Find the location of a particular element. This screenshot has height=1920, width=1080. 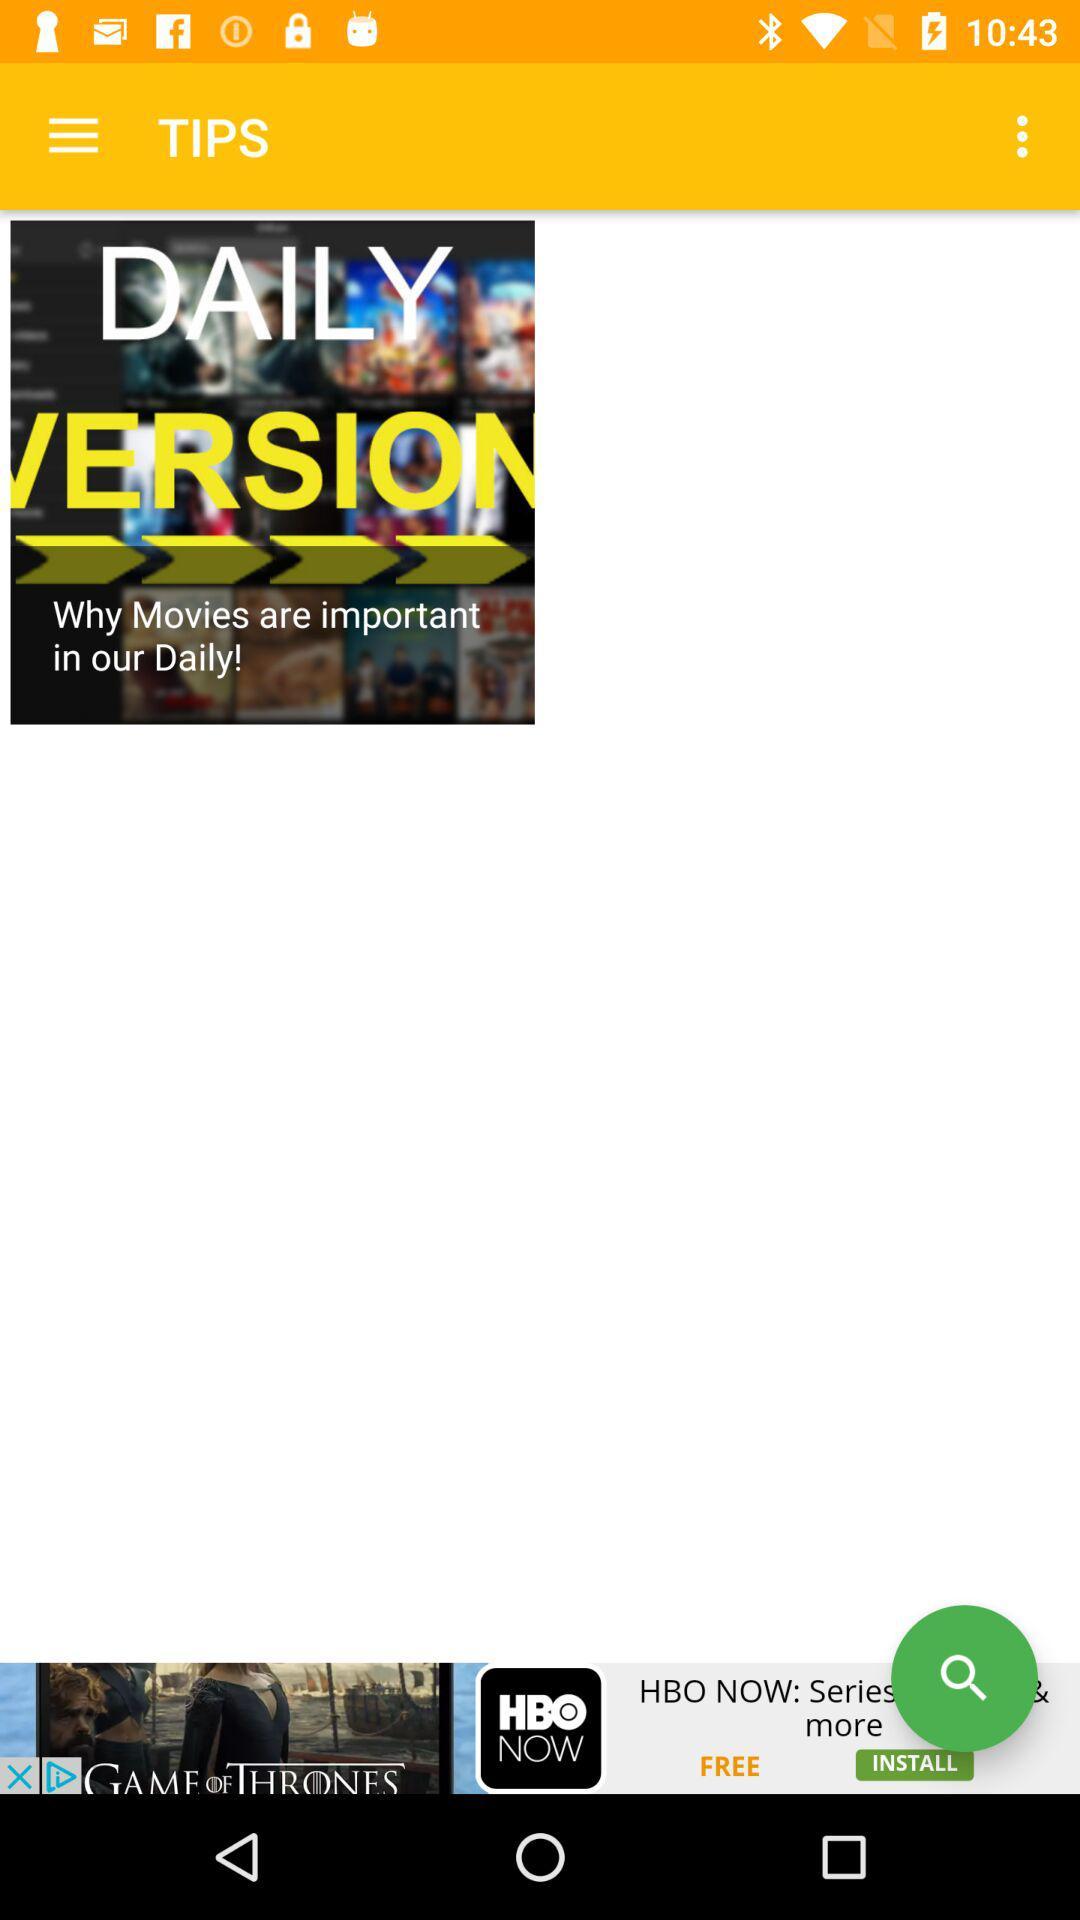

search is located at coordinates (963, 1678).